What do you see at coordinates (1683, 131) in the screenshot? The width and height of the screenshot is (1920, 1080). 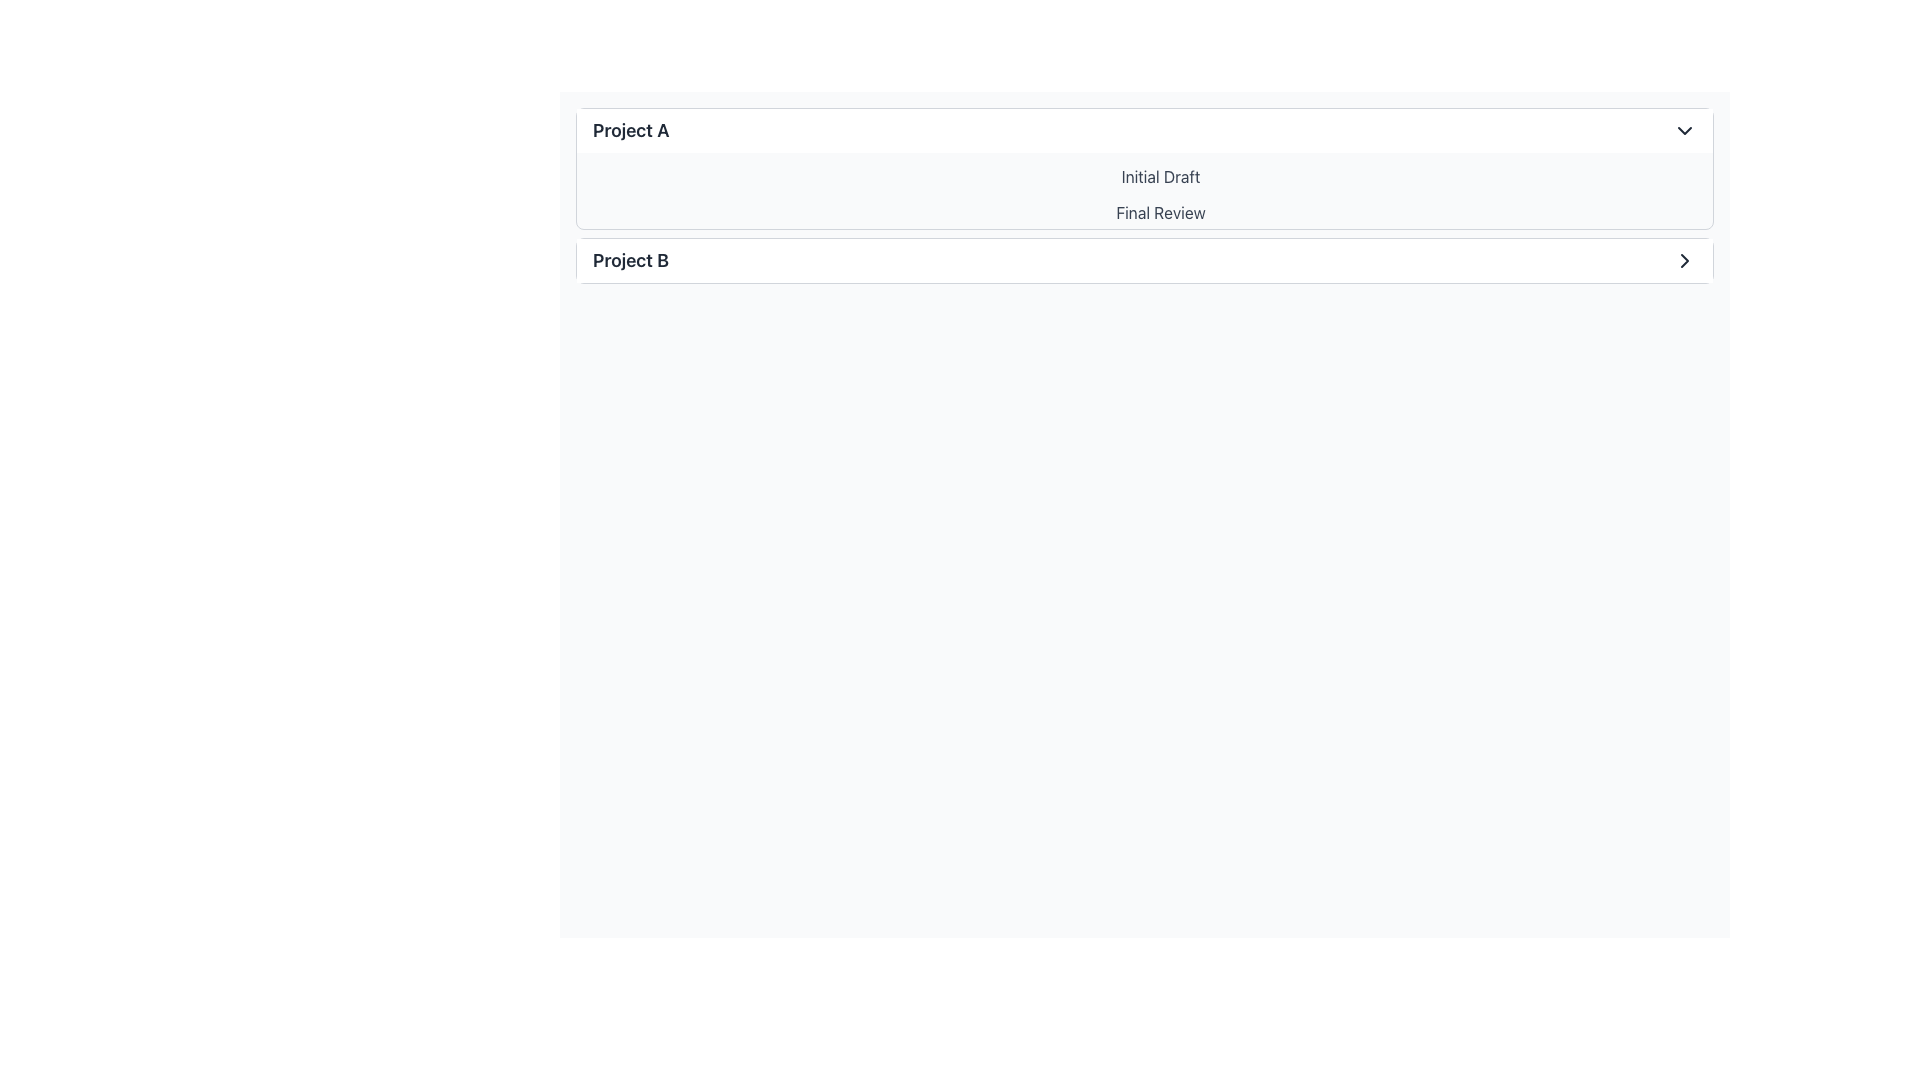 I see `the downward-pointing chevron toggle icon located at the far right of the header labeled 'Project A'` at bounding box center [1683, 131].